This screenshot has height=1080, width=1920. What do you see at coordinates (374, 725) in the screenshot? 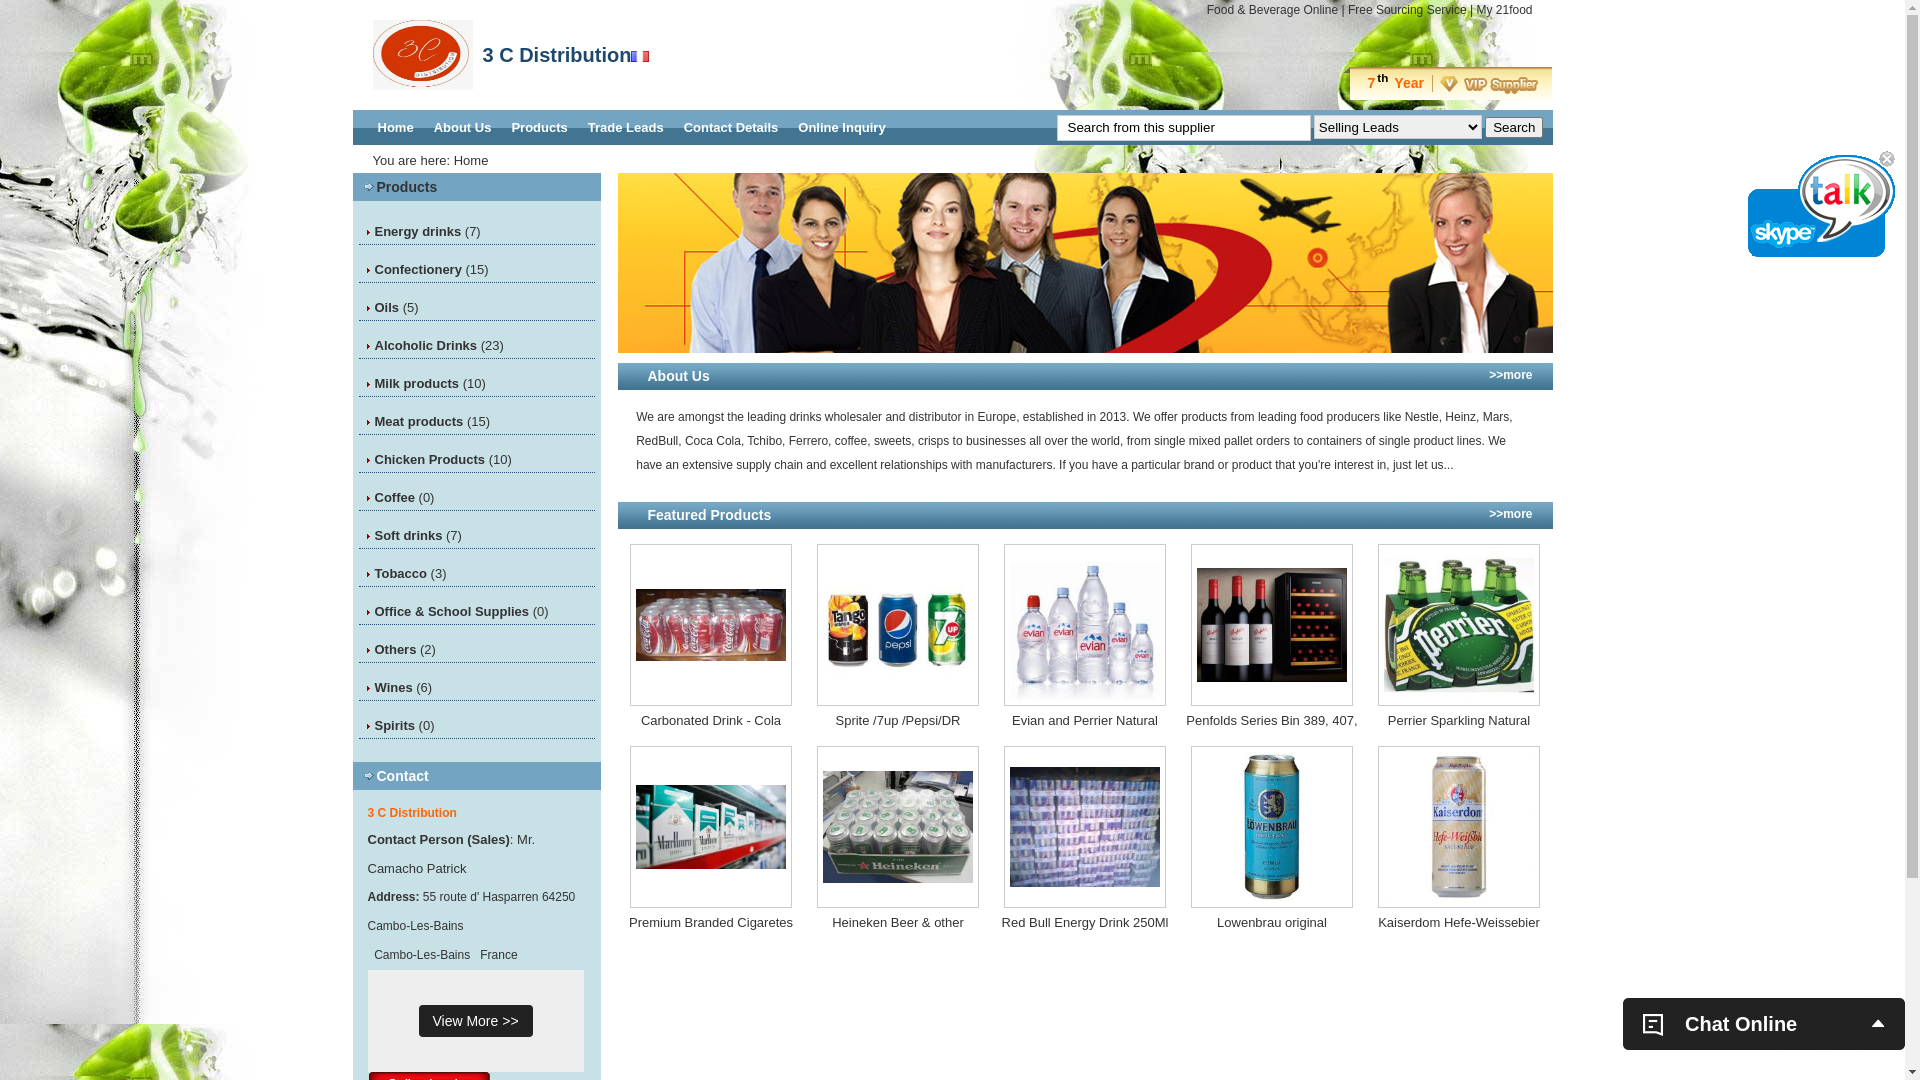
I see `'Spirits (0)'` at bounding box center [374, 725].